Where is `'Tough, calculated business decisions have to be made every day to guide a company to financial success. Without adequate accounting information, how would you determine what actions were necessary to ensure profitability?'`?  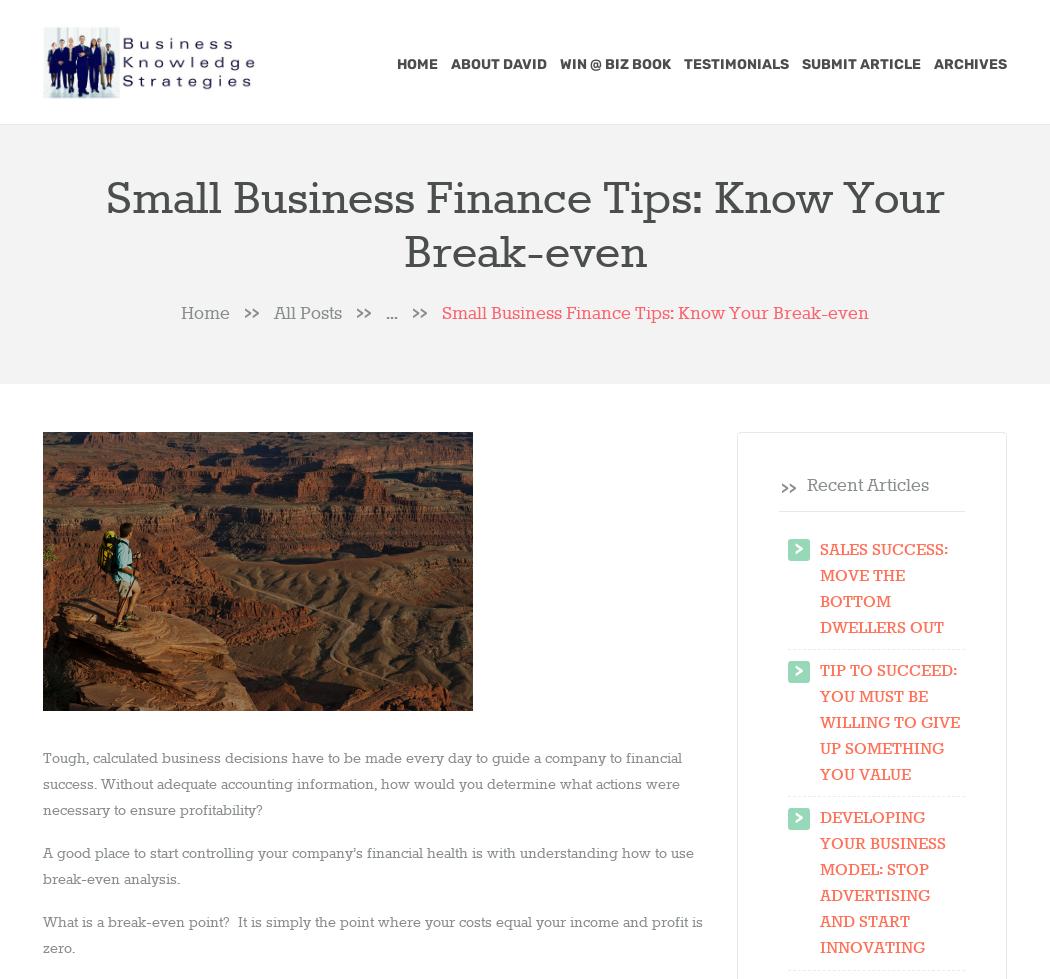 'Tough, calculated business decisions have to be made every day to guide a company to financial success. Without adequate accounting information, how would you determine what actions were necessary to ensure profitability?' is located at coordinates (42, 782).